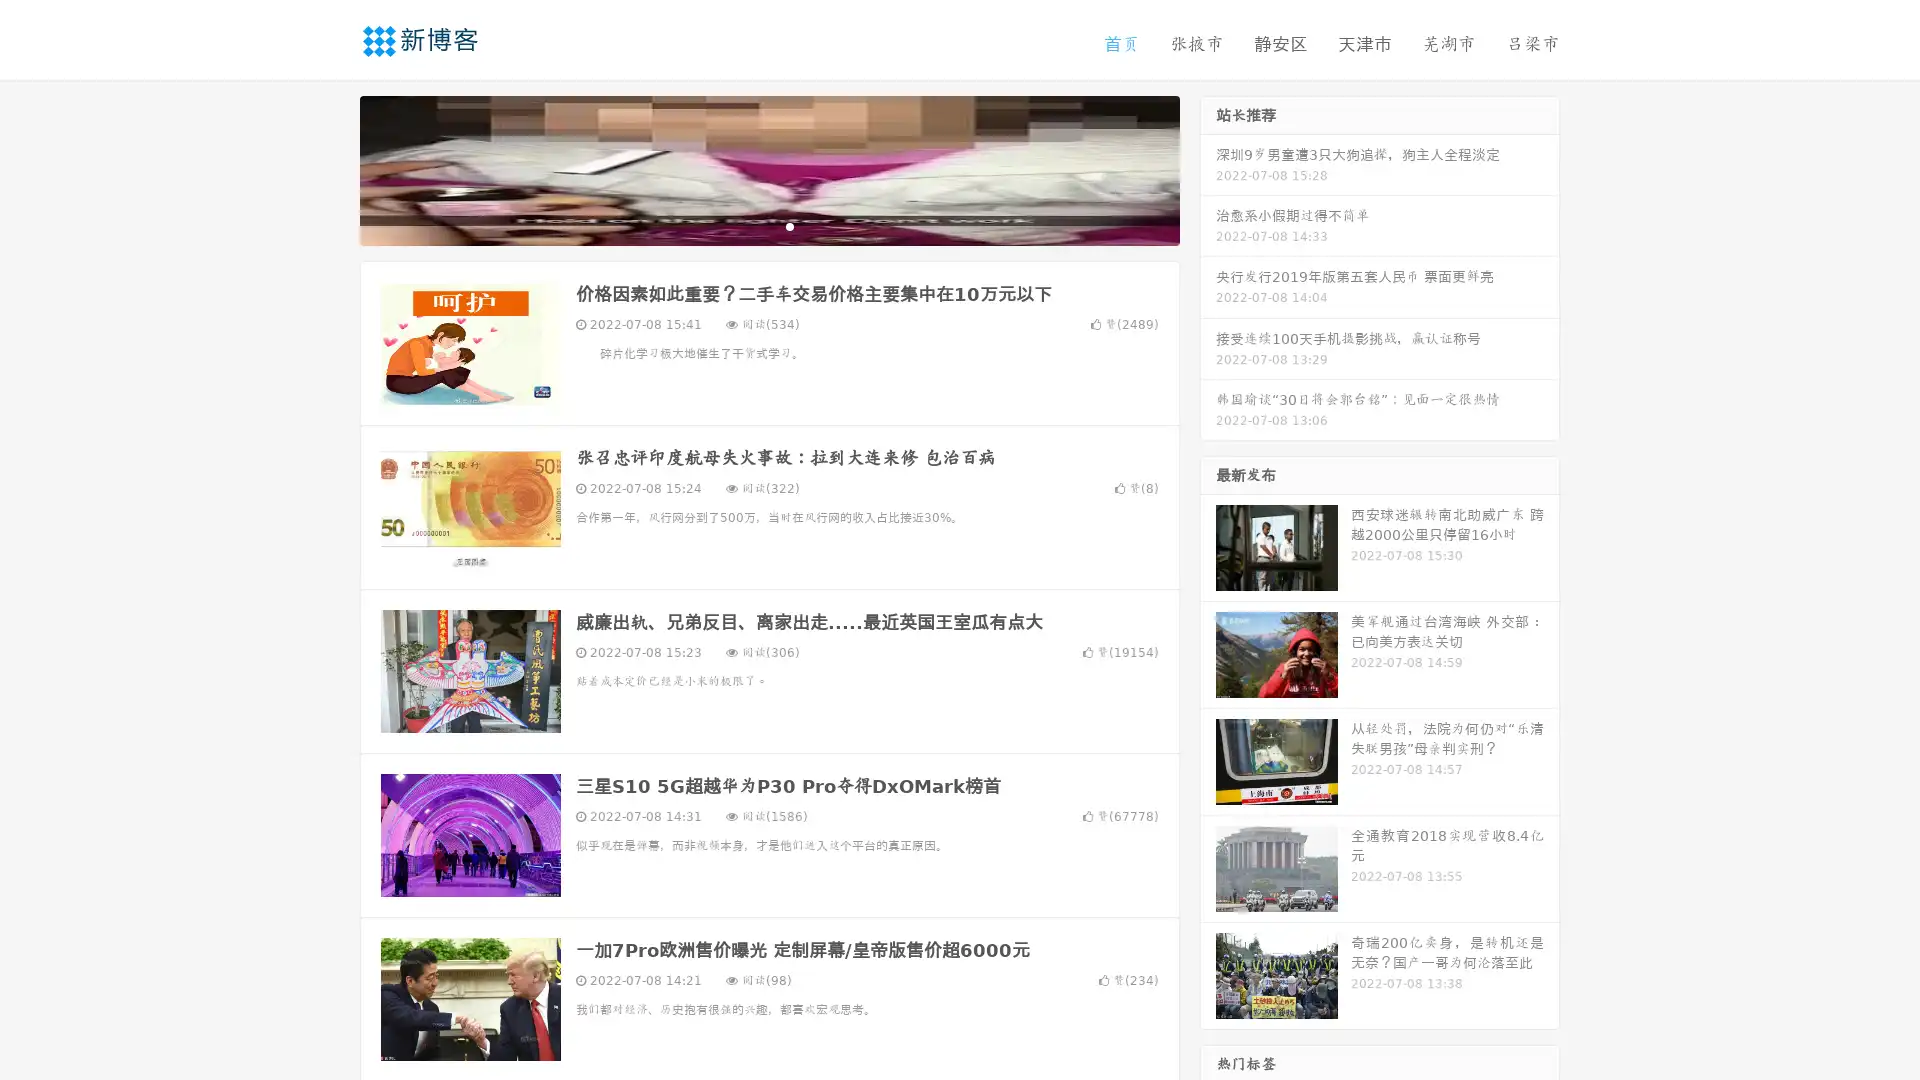 The width and height of the screenshot is (1920, 1080). What do you see at coordinates (1208, 168) in the screenshot?
I see `Next slide` at bounding box center [1208, 168].